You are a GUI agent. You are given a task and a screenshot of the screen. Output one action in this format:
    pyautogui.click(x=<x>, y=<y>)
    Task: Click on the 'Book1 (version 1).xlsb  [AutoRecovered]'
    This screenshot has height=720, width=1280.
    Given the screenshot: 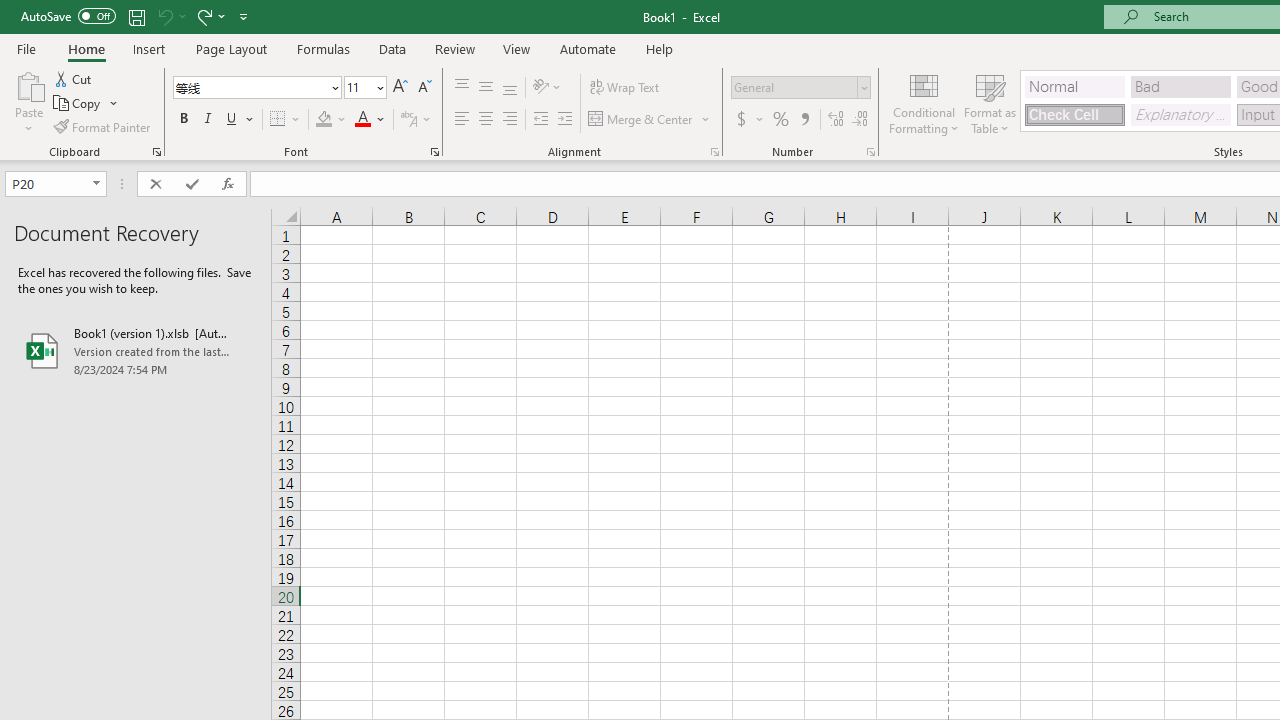 What is the action you would take?
    pyautogui.click(x=135, y=350)
    